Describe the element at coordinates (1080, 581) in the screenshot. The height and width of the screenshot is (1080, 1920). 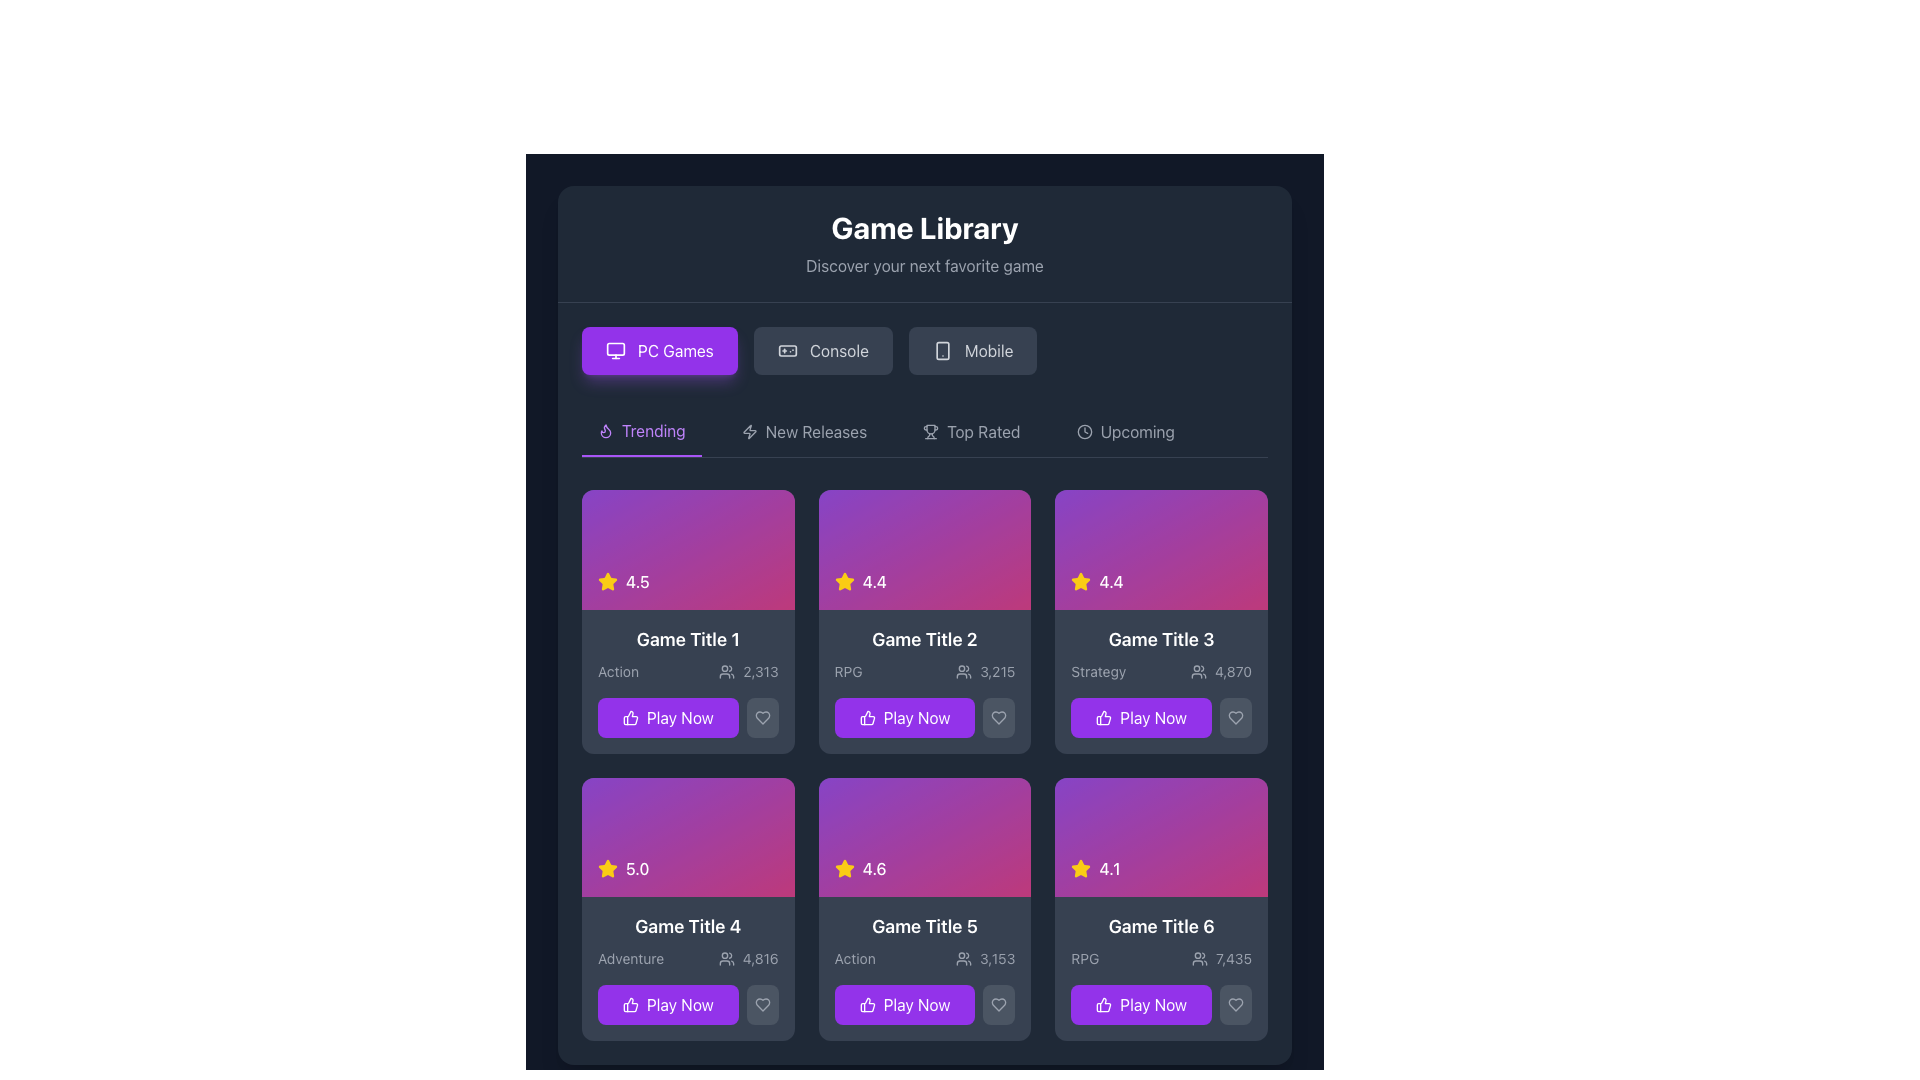
I see `the vibrant yellow star icon located in the bottom-left corner of the card for 'Game Title 3'` at that location.